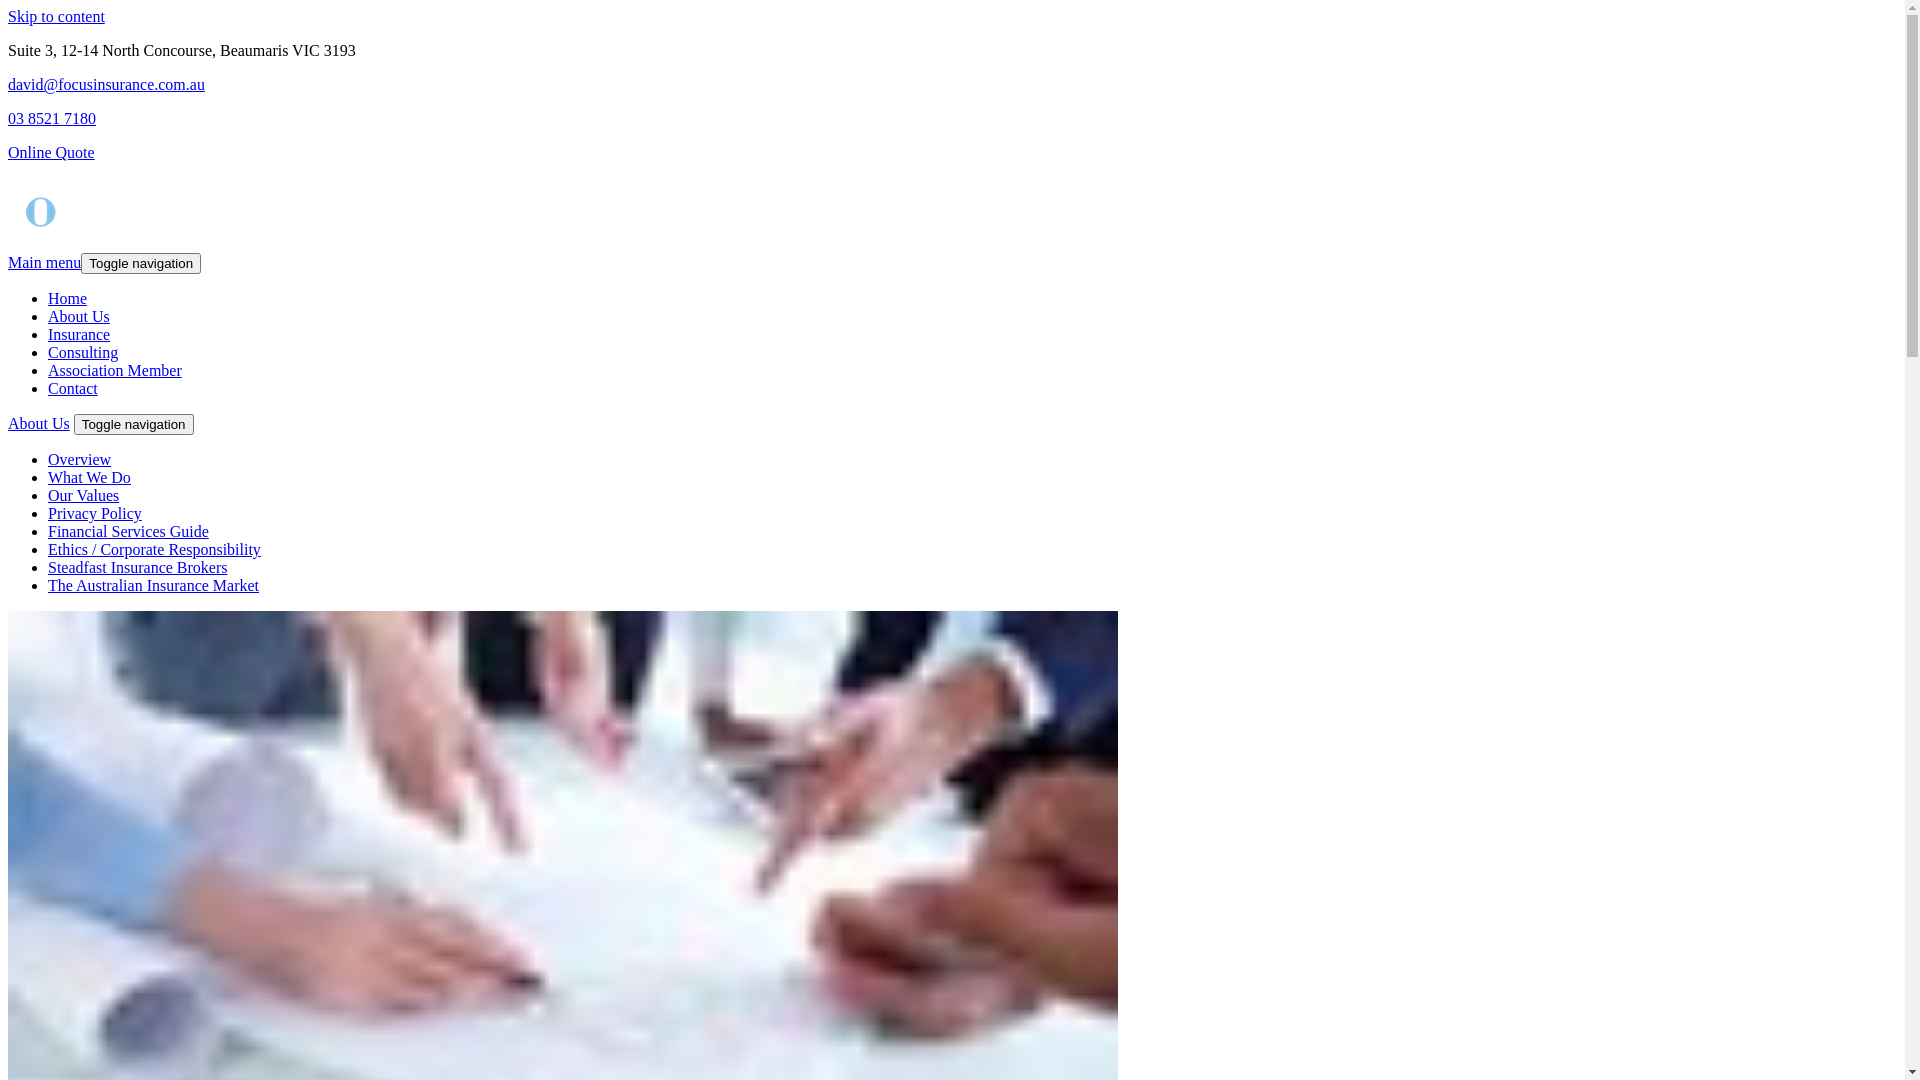 The height and width of the screenshot is (1080, 1920). Describe the element at coordinates (48, 495) in the screenshot. I see `'Our Values'` at that location.